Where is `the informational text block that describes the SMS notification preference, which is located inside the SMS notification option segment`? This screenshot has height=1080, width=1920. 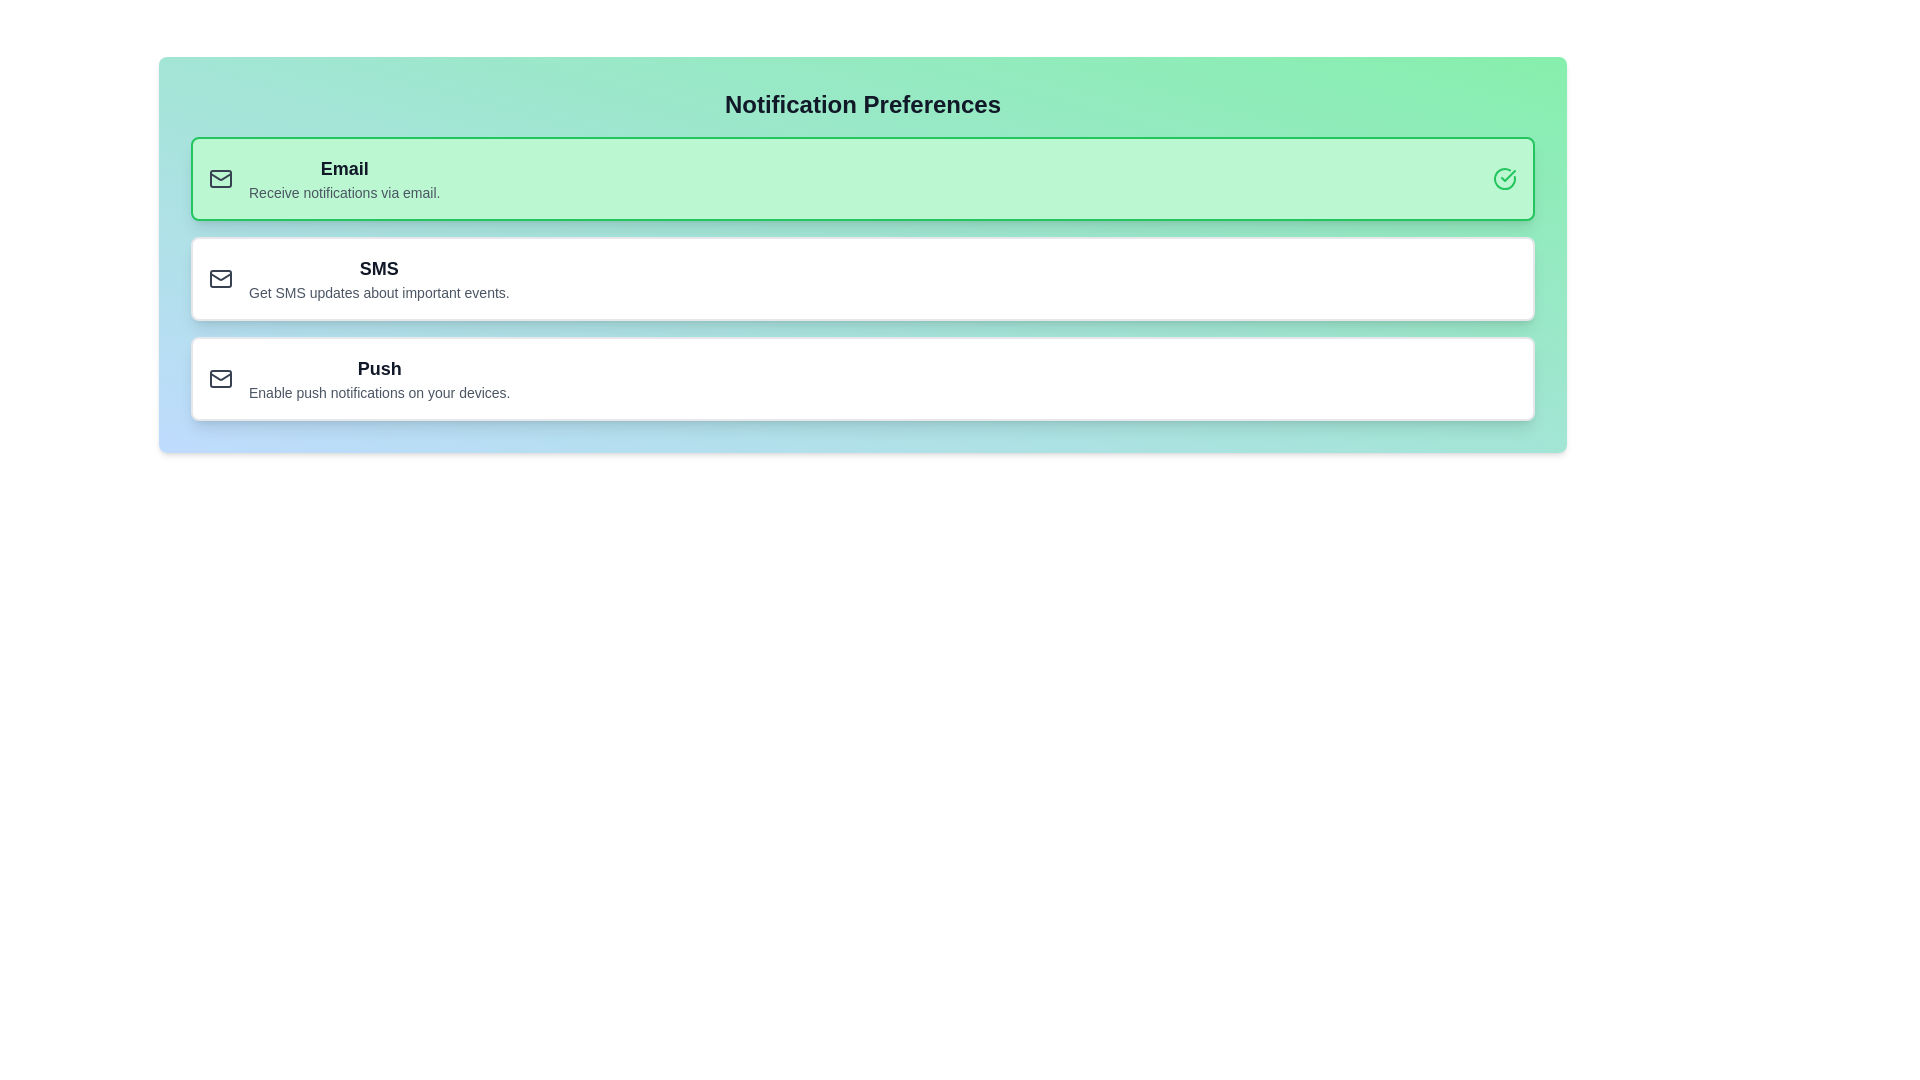 the informational text block that describes the SMS notification preference, which is located inside the SMS notification option segment is located at coordinates (379, 278).